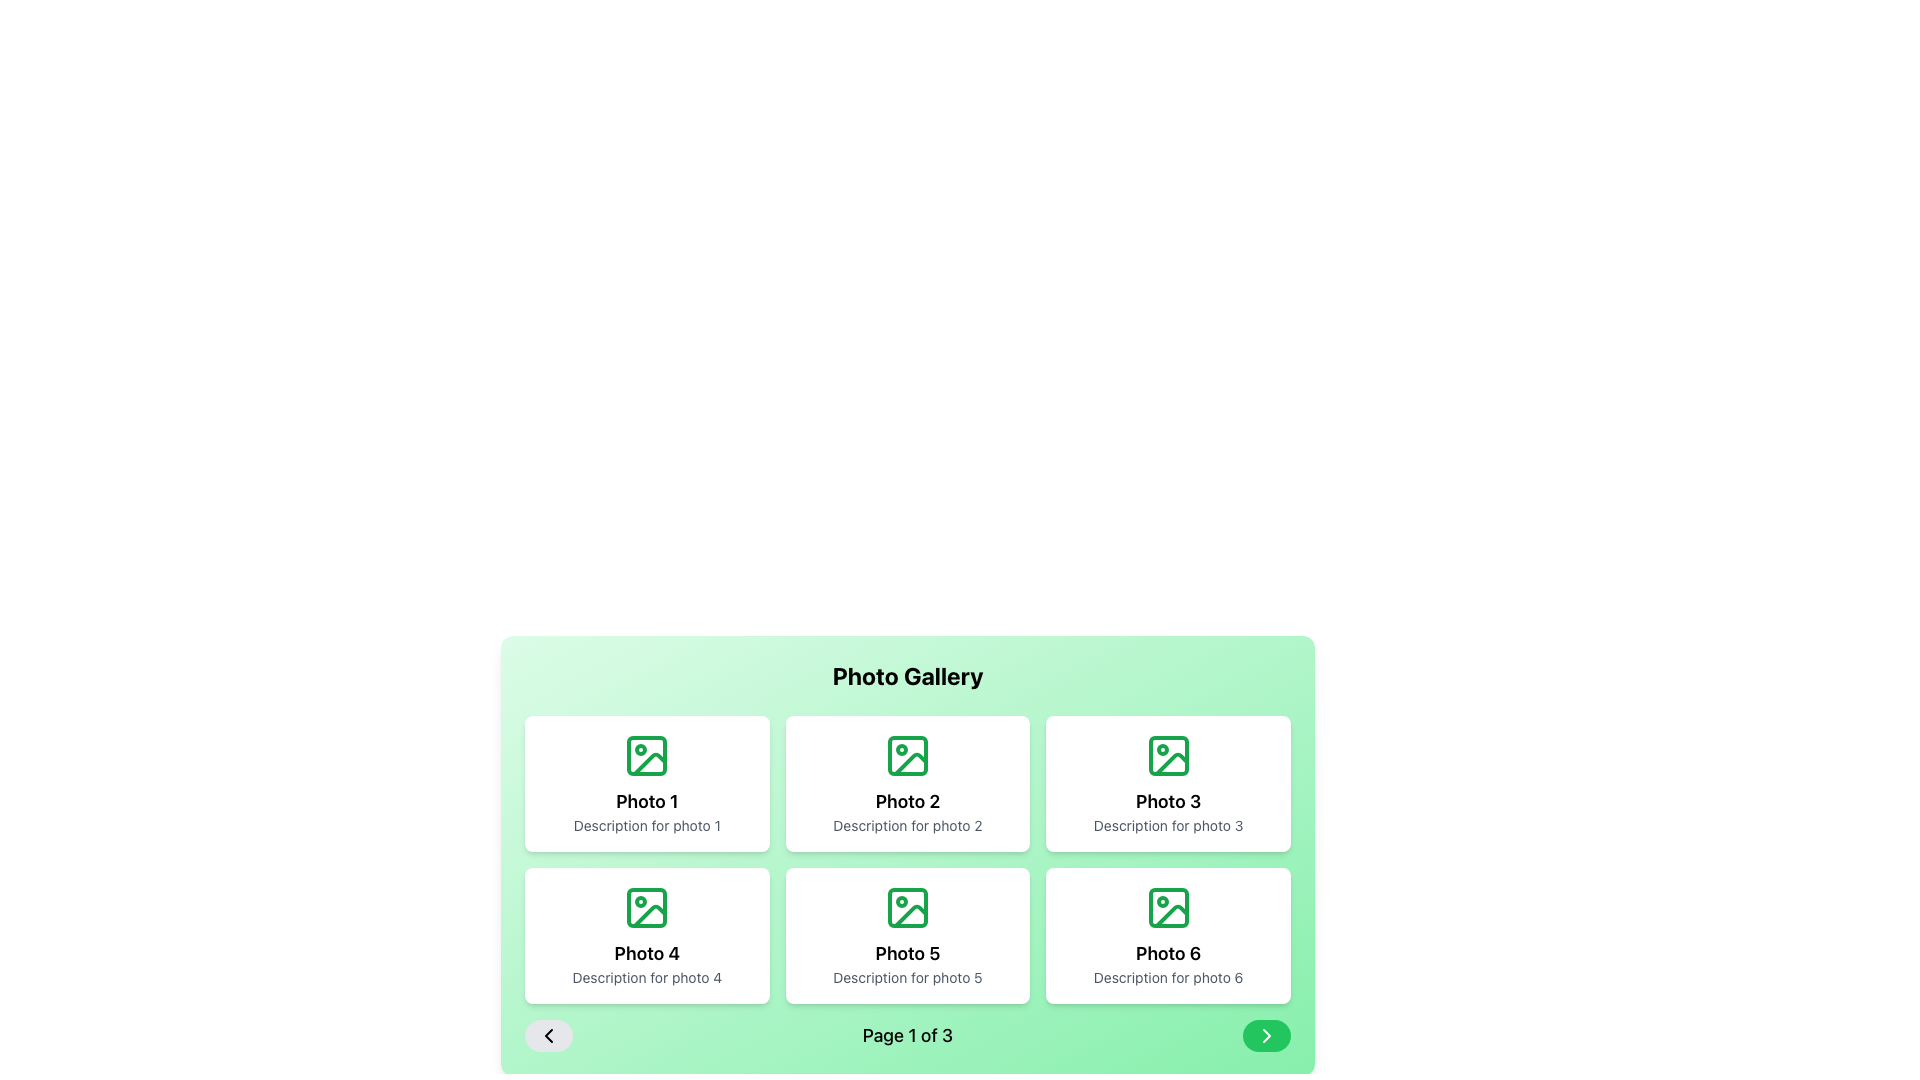 The height and width of the screenshot is (1080, 1920). Describe the element at coordinates (1168, 756) in the screenshot. I see `the icon resembling a stylized photo frame with a green outline, located in the middle of the second row of the Photo 3 card` at that location.